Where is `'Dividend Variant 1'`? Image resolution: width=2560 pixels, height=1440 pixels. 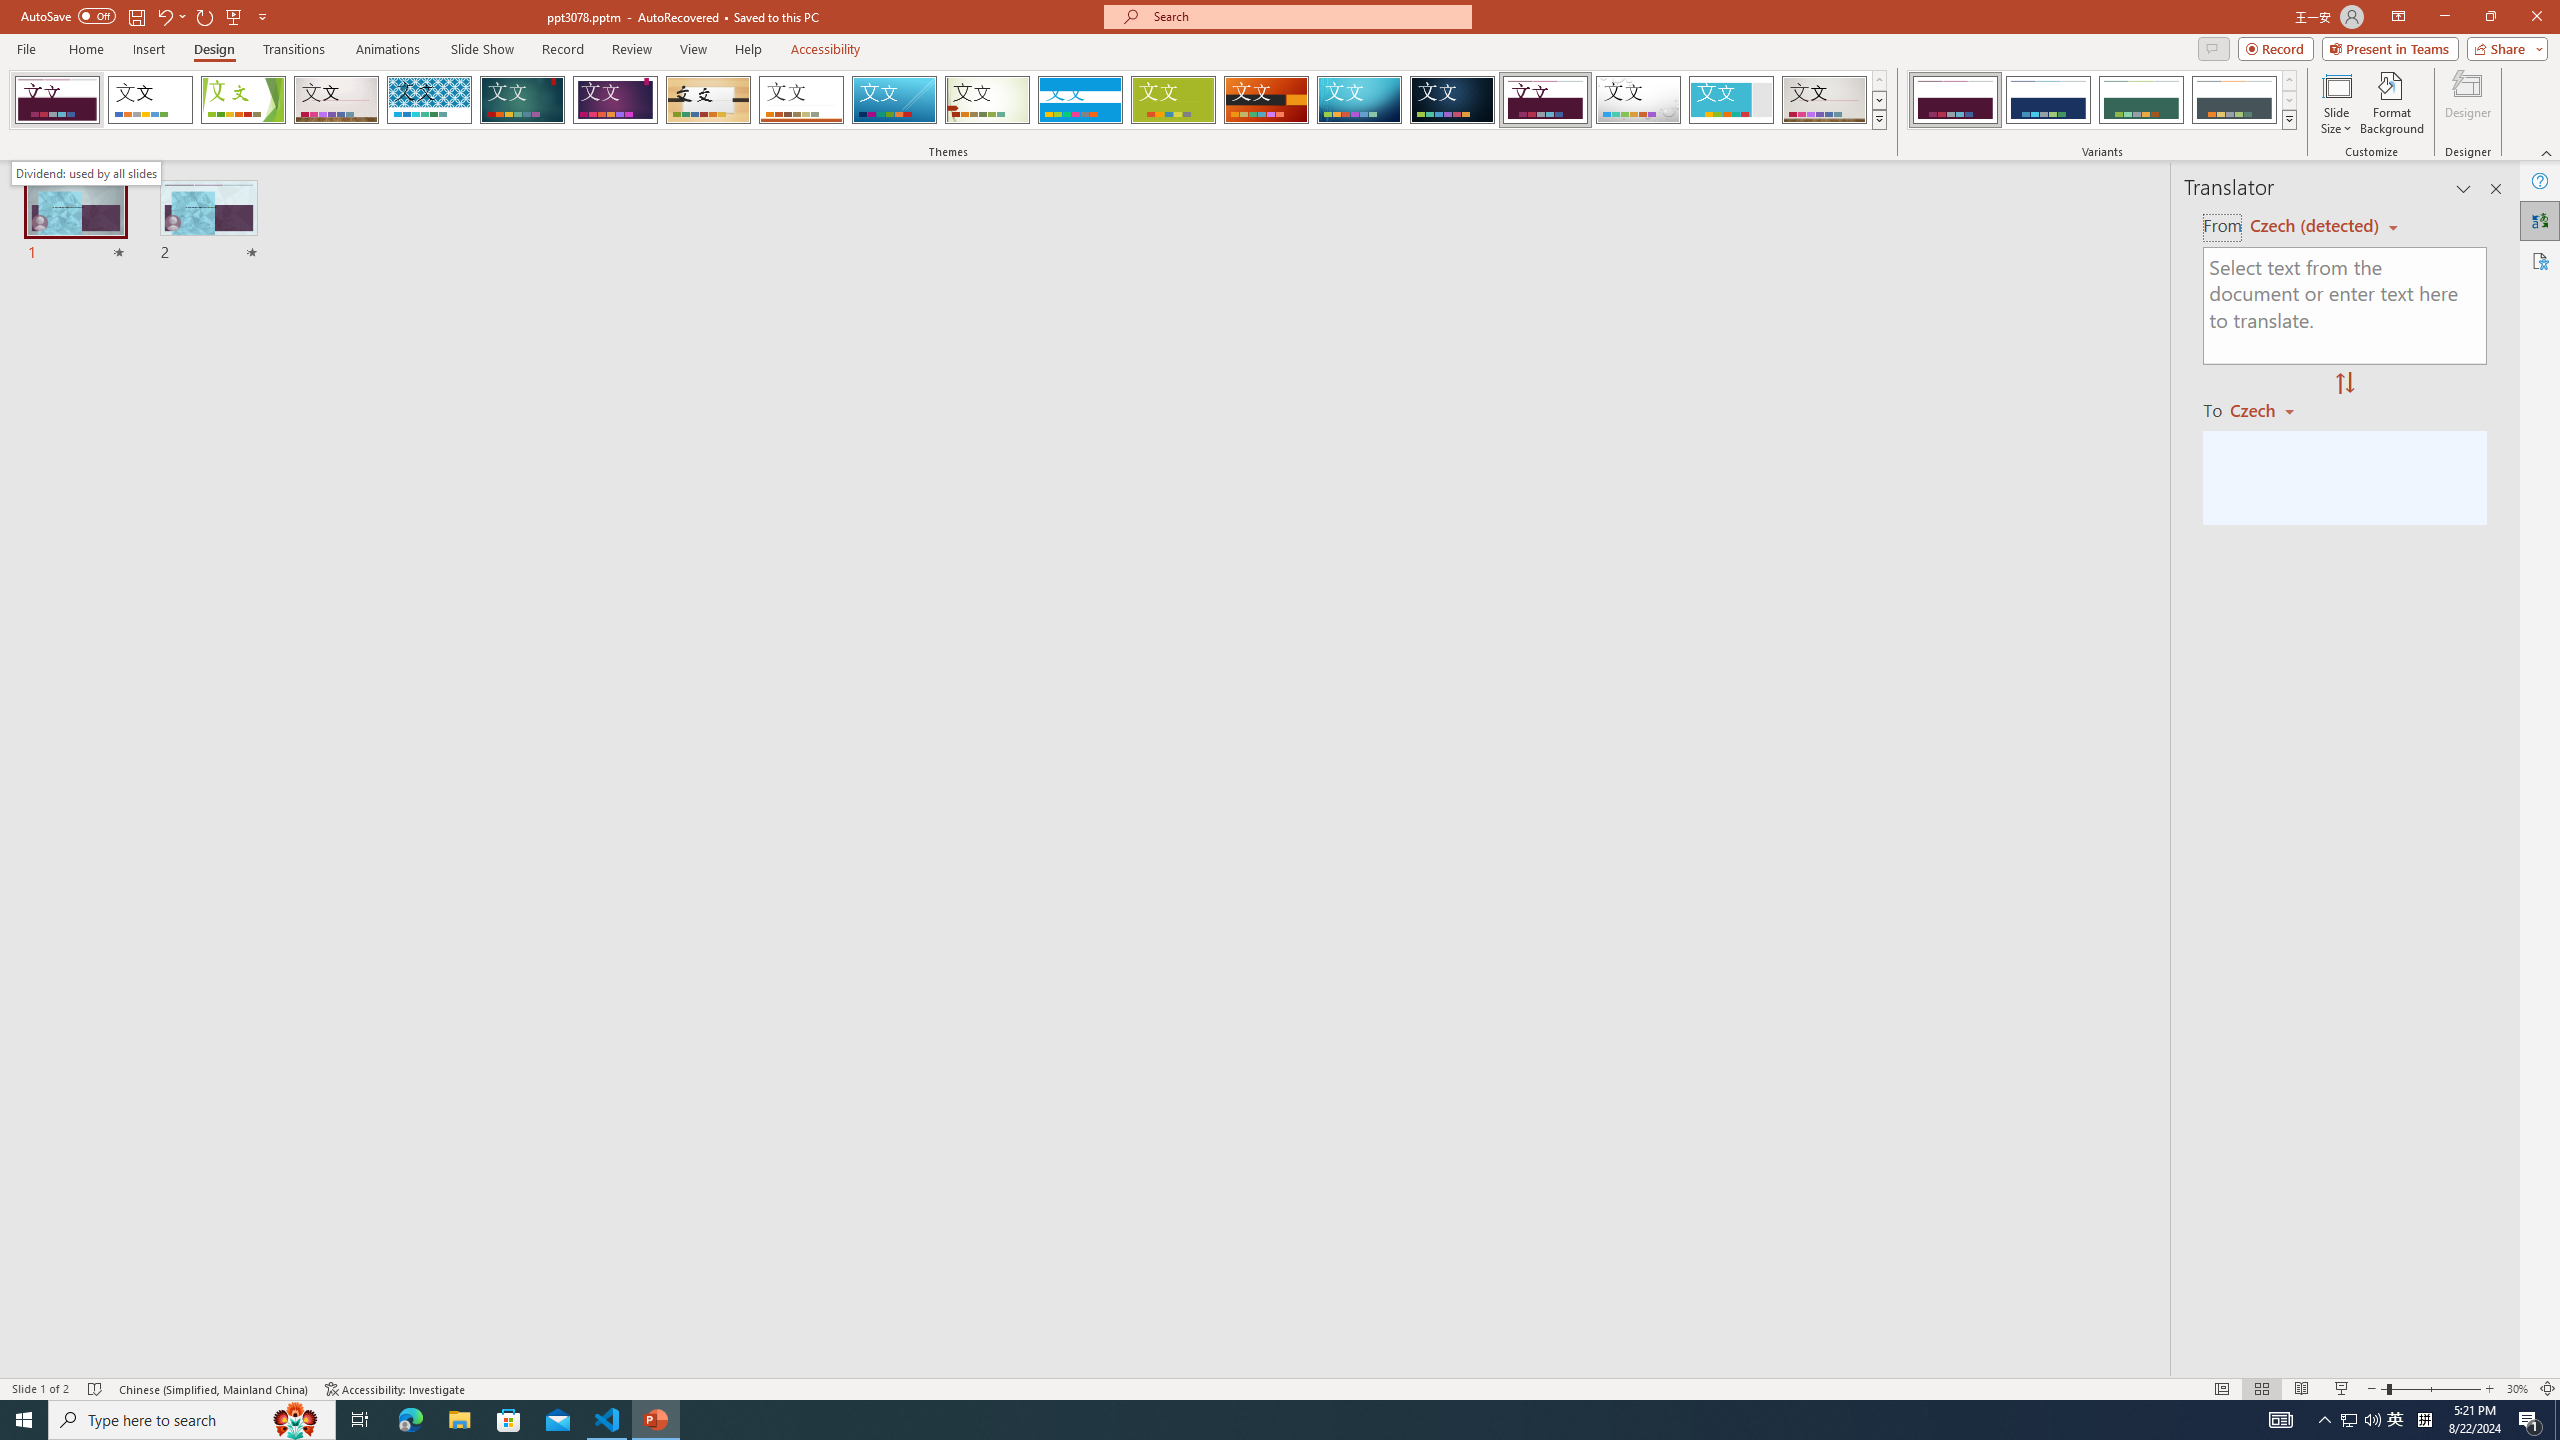 'Dividend Variant 1' is located at coordinates (1954, 99).